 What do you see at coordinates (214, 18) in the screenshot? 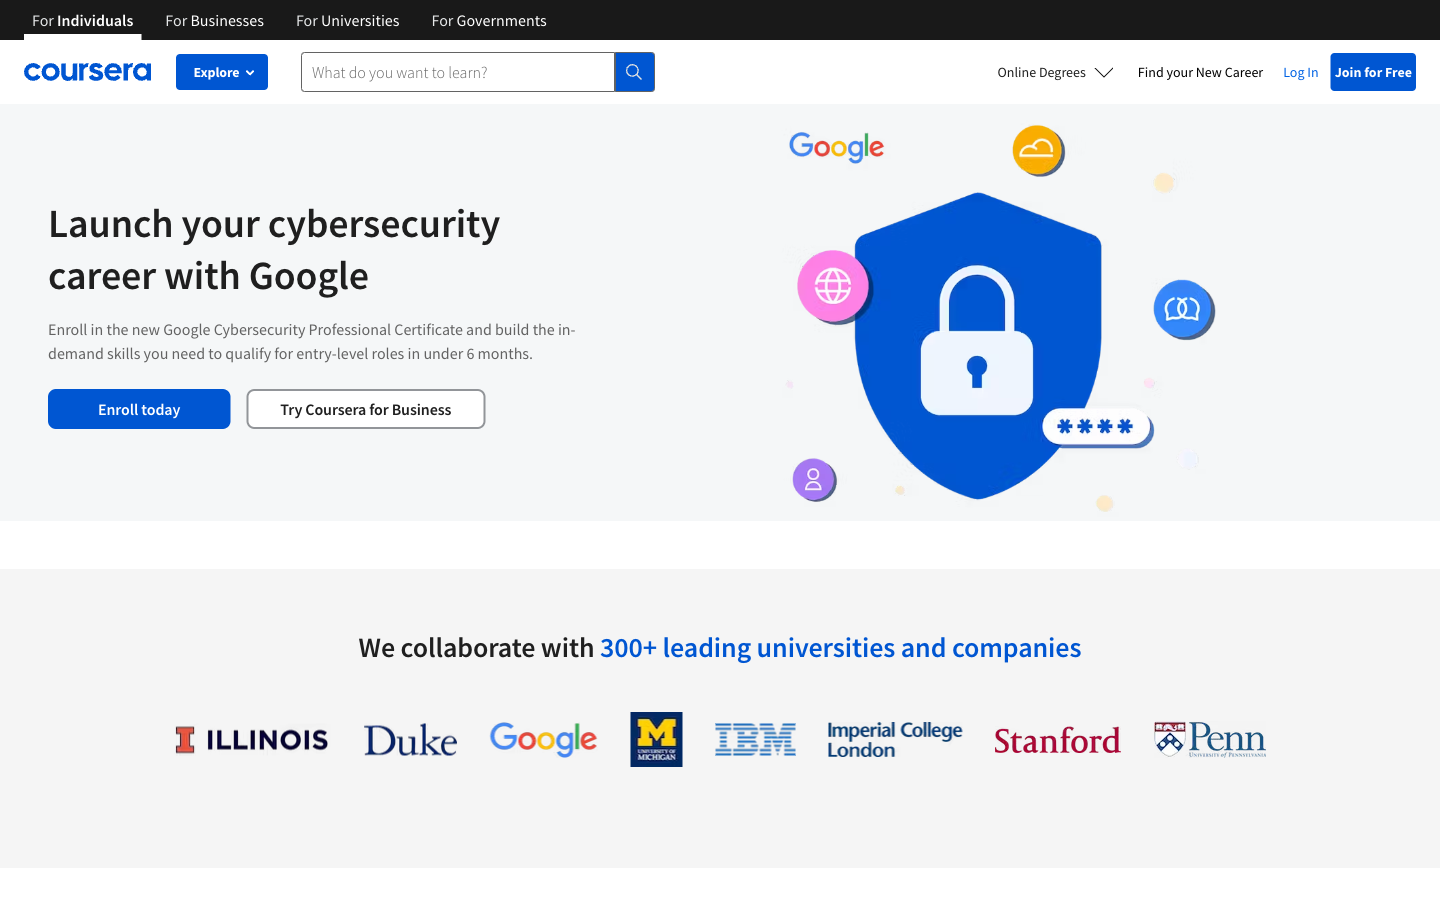
I see `Coursera"s business page` at bounding box center [214, 18].